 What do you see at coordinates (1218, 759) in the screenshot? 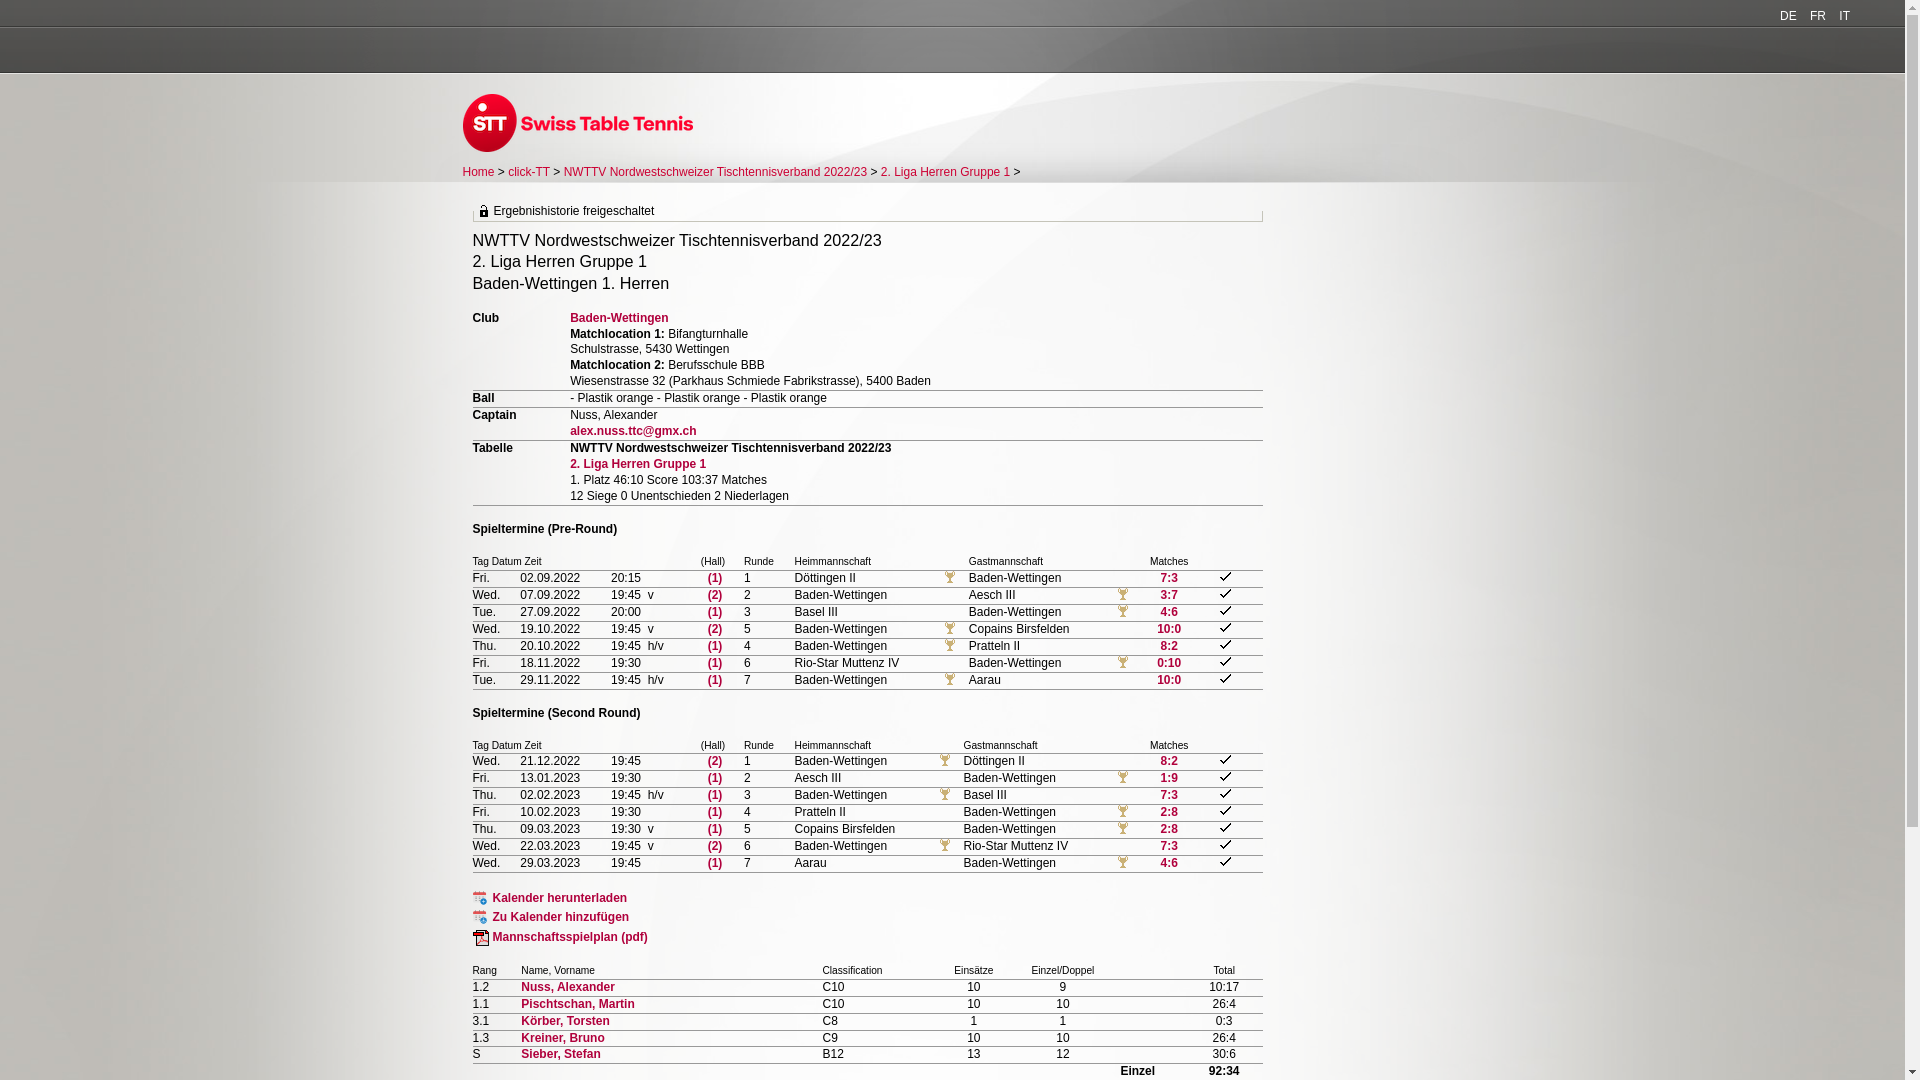
I see `'Spielbericht genehmigt'` at bounding box center [1218, 759].